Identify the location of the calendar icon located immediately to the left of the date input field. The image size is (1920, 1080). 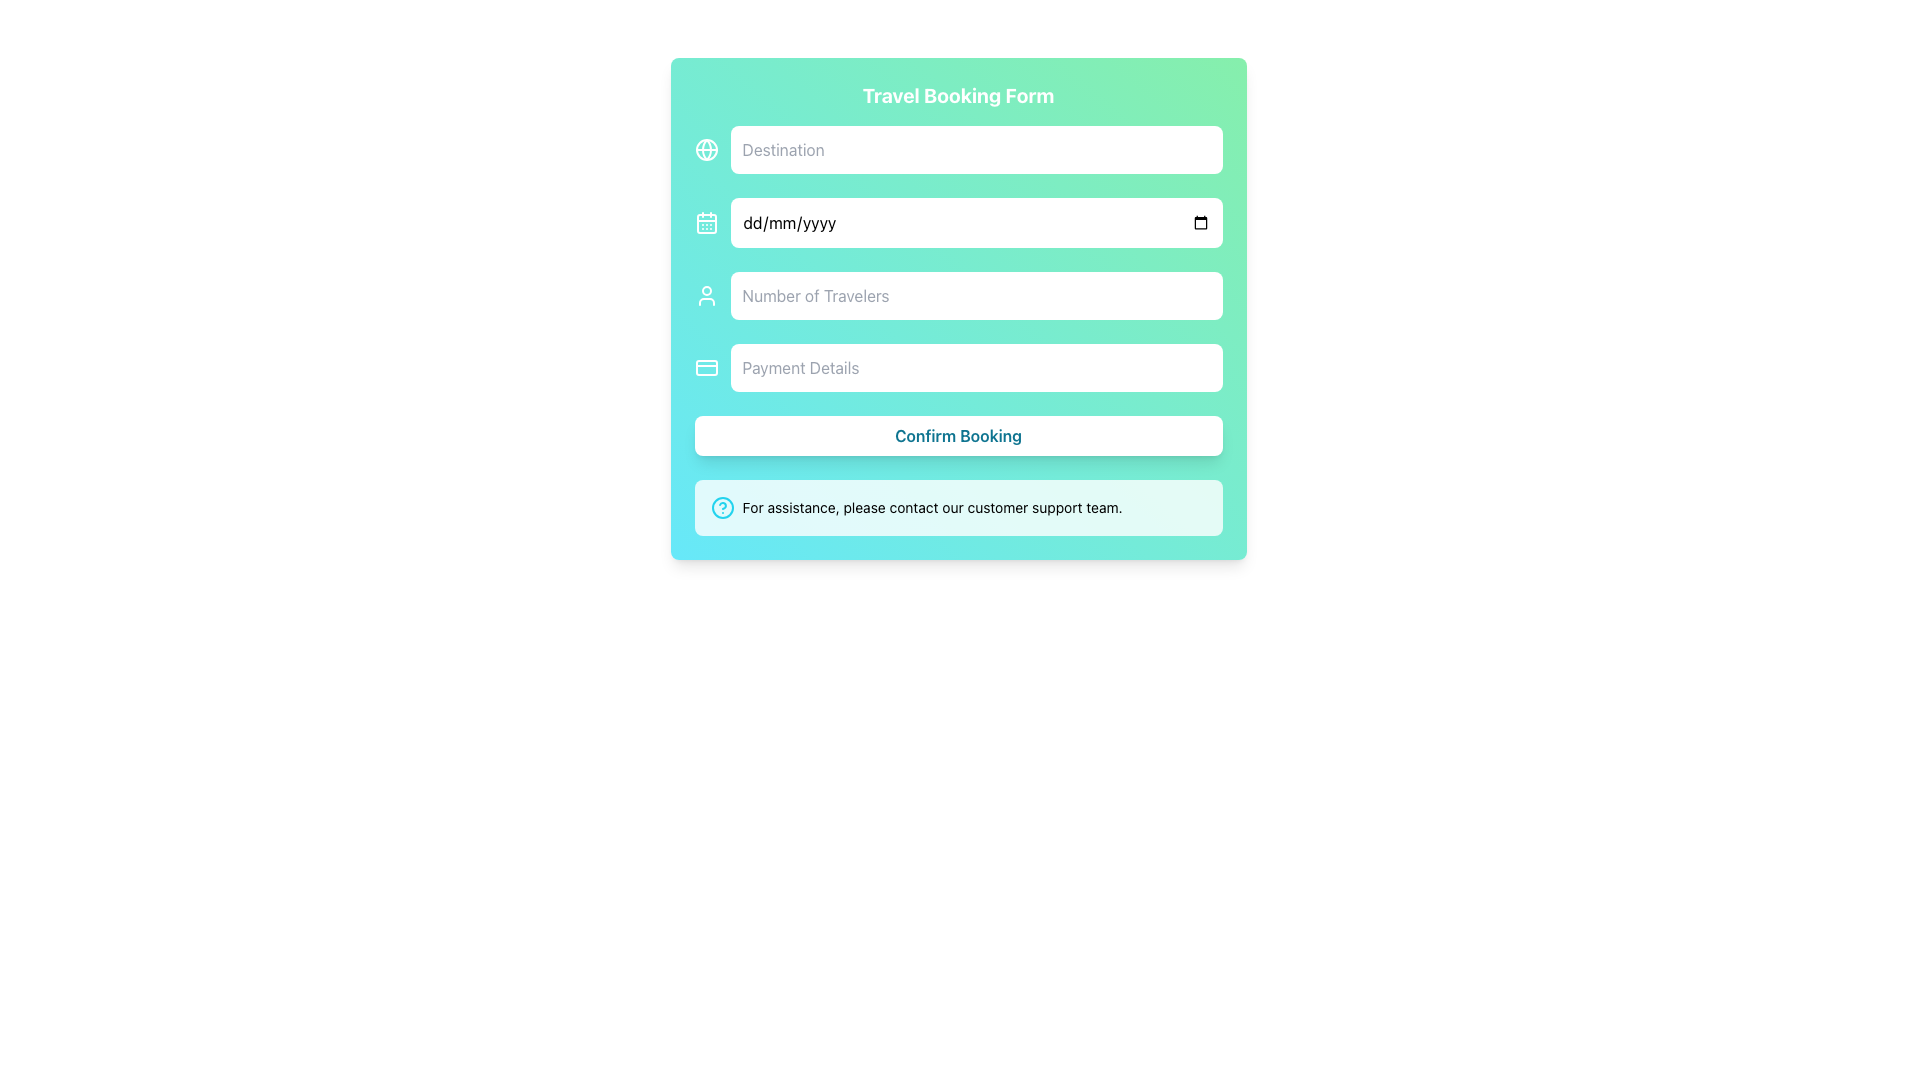
(706, 223).